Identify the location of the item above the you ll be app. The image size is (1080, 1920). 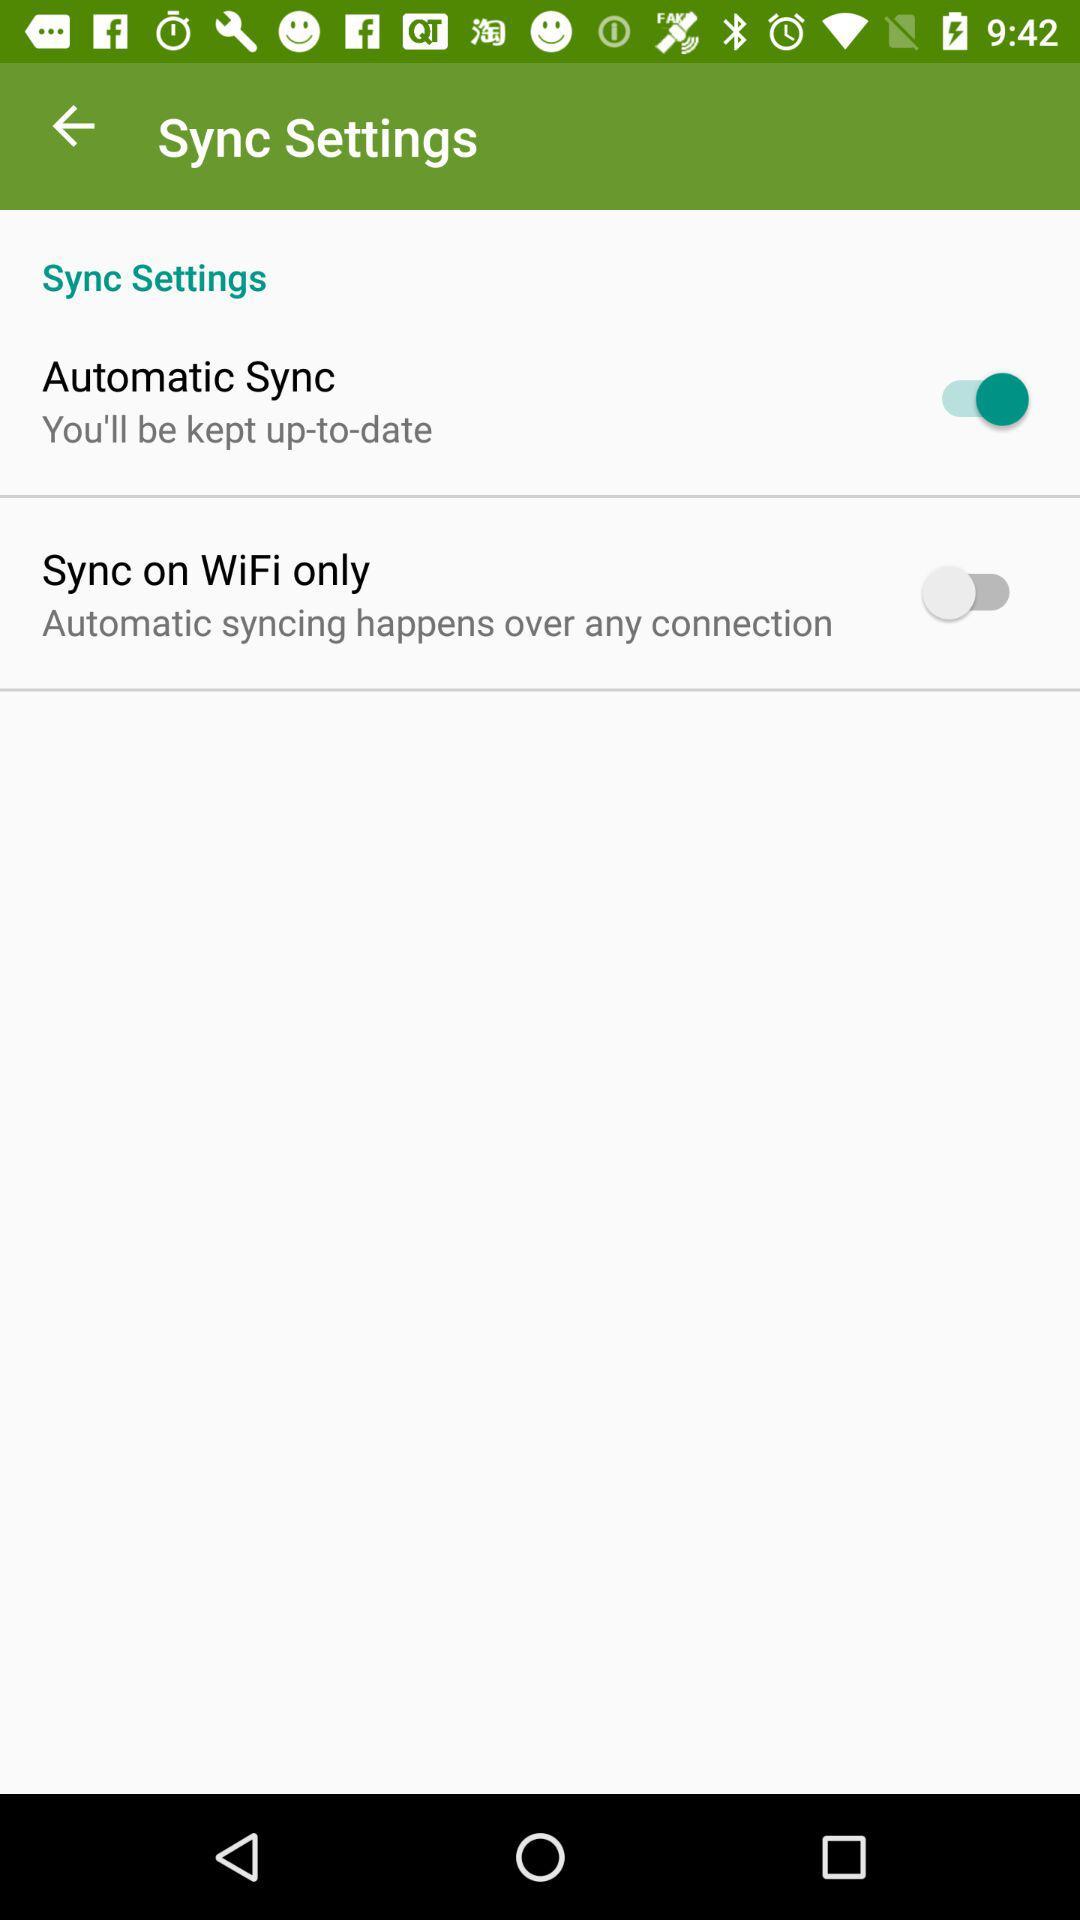
(188, 374).